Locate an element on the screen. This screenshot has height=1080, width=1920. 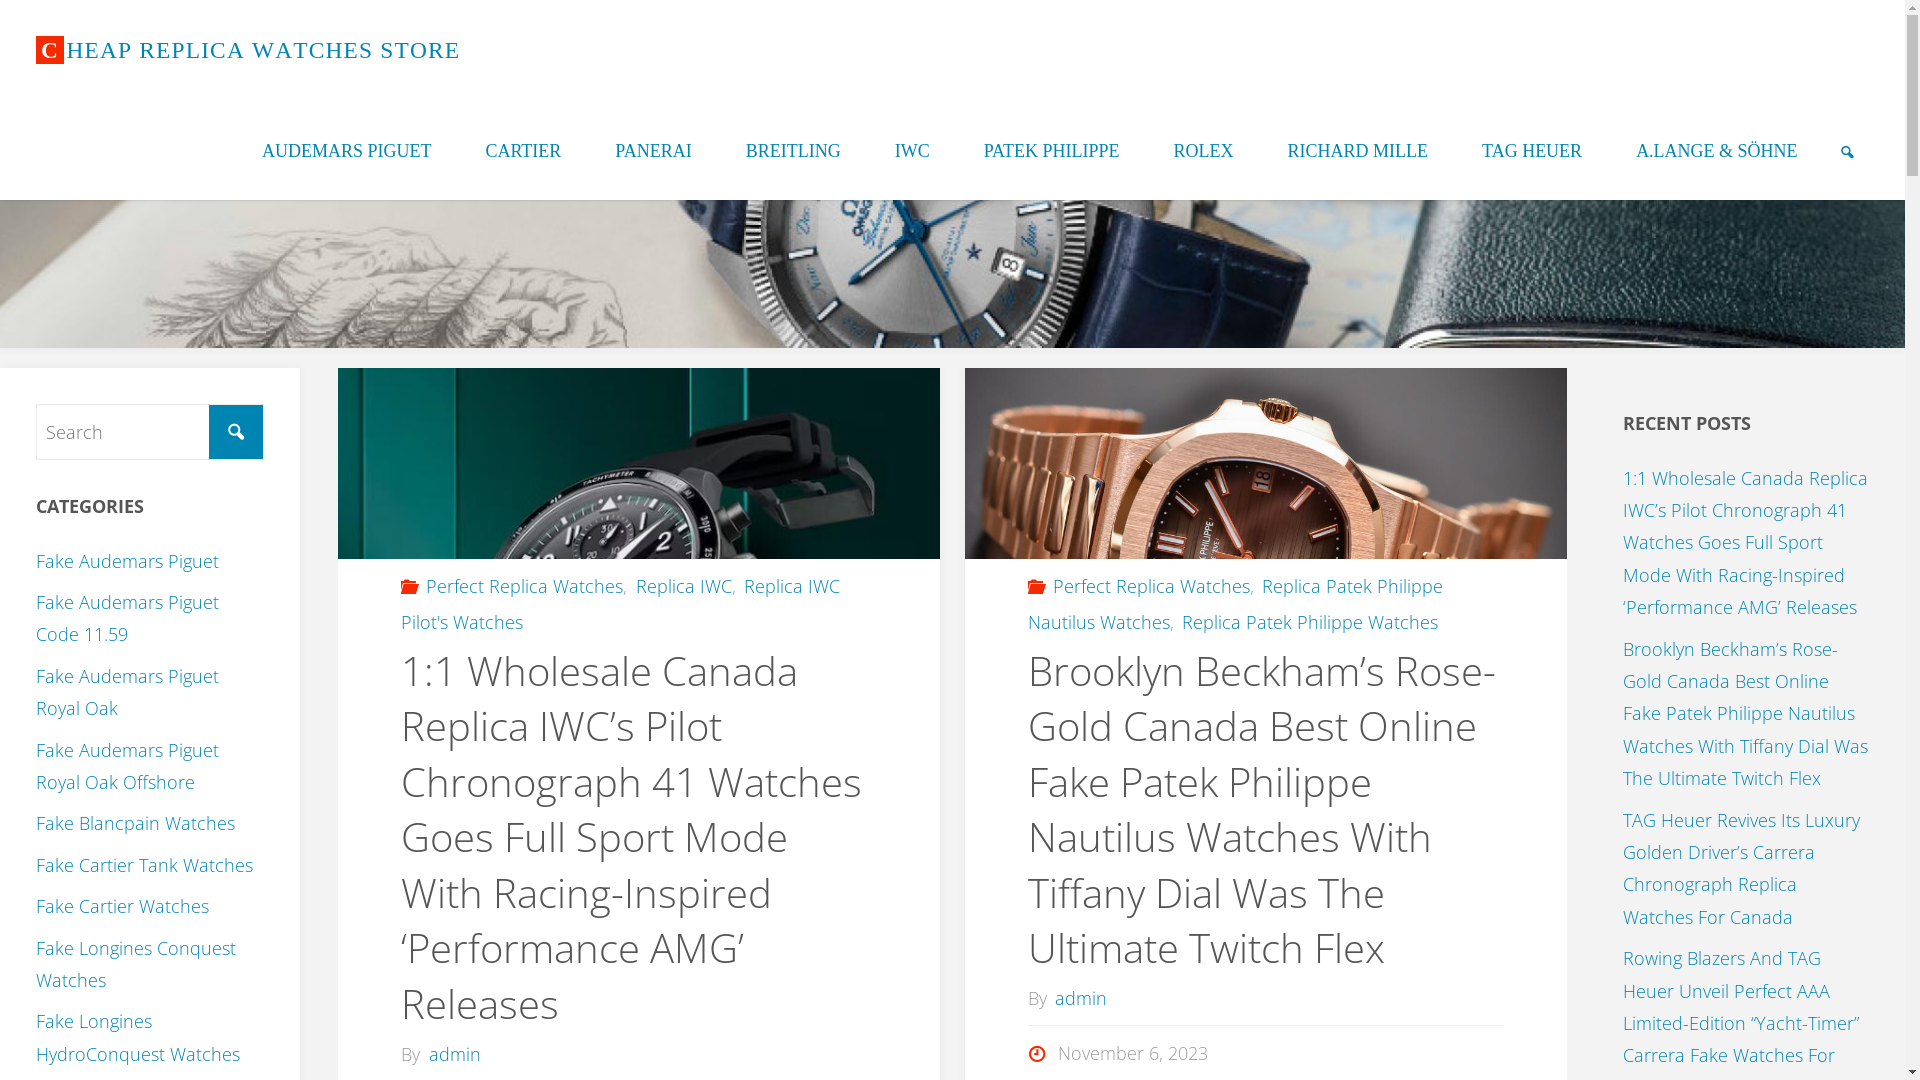
'RICHARD MILLE' is located at coordinates (1358, 149).